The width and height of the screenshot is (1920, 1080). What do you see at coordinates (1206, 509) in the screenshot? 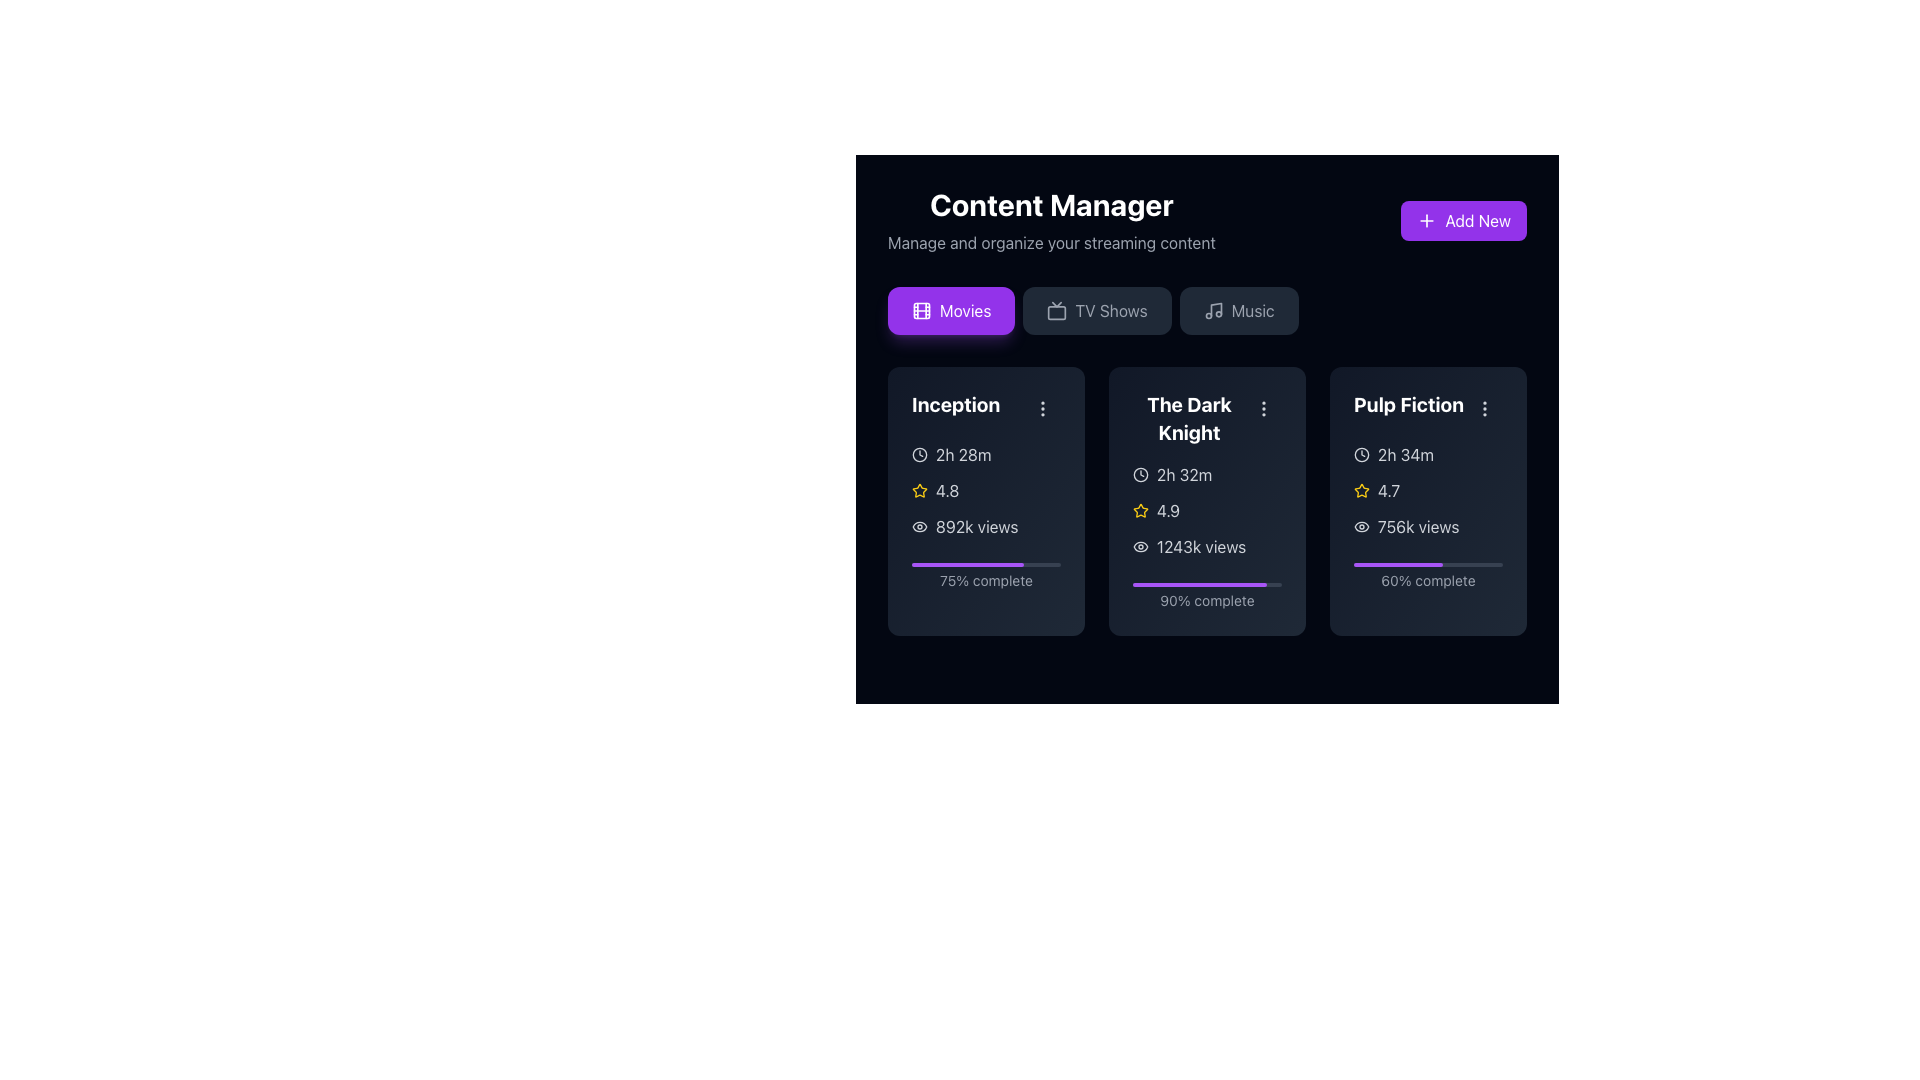
I see `detailed information displayed in the informational component about the movie 'The Dark Knight', including its duration, rating, and viewership count` at bounding box center [1206, 509].